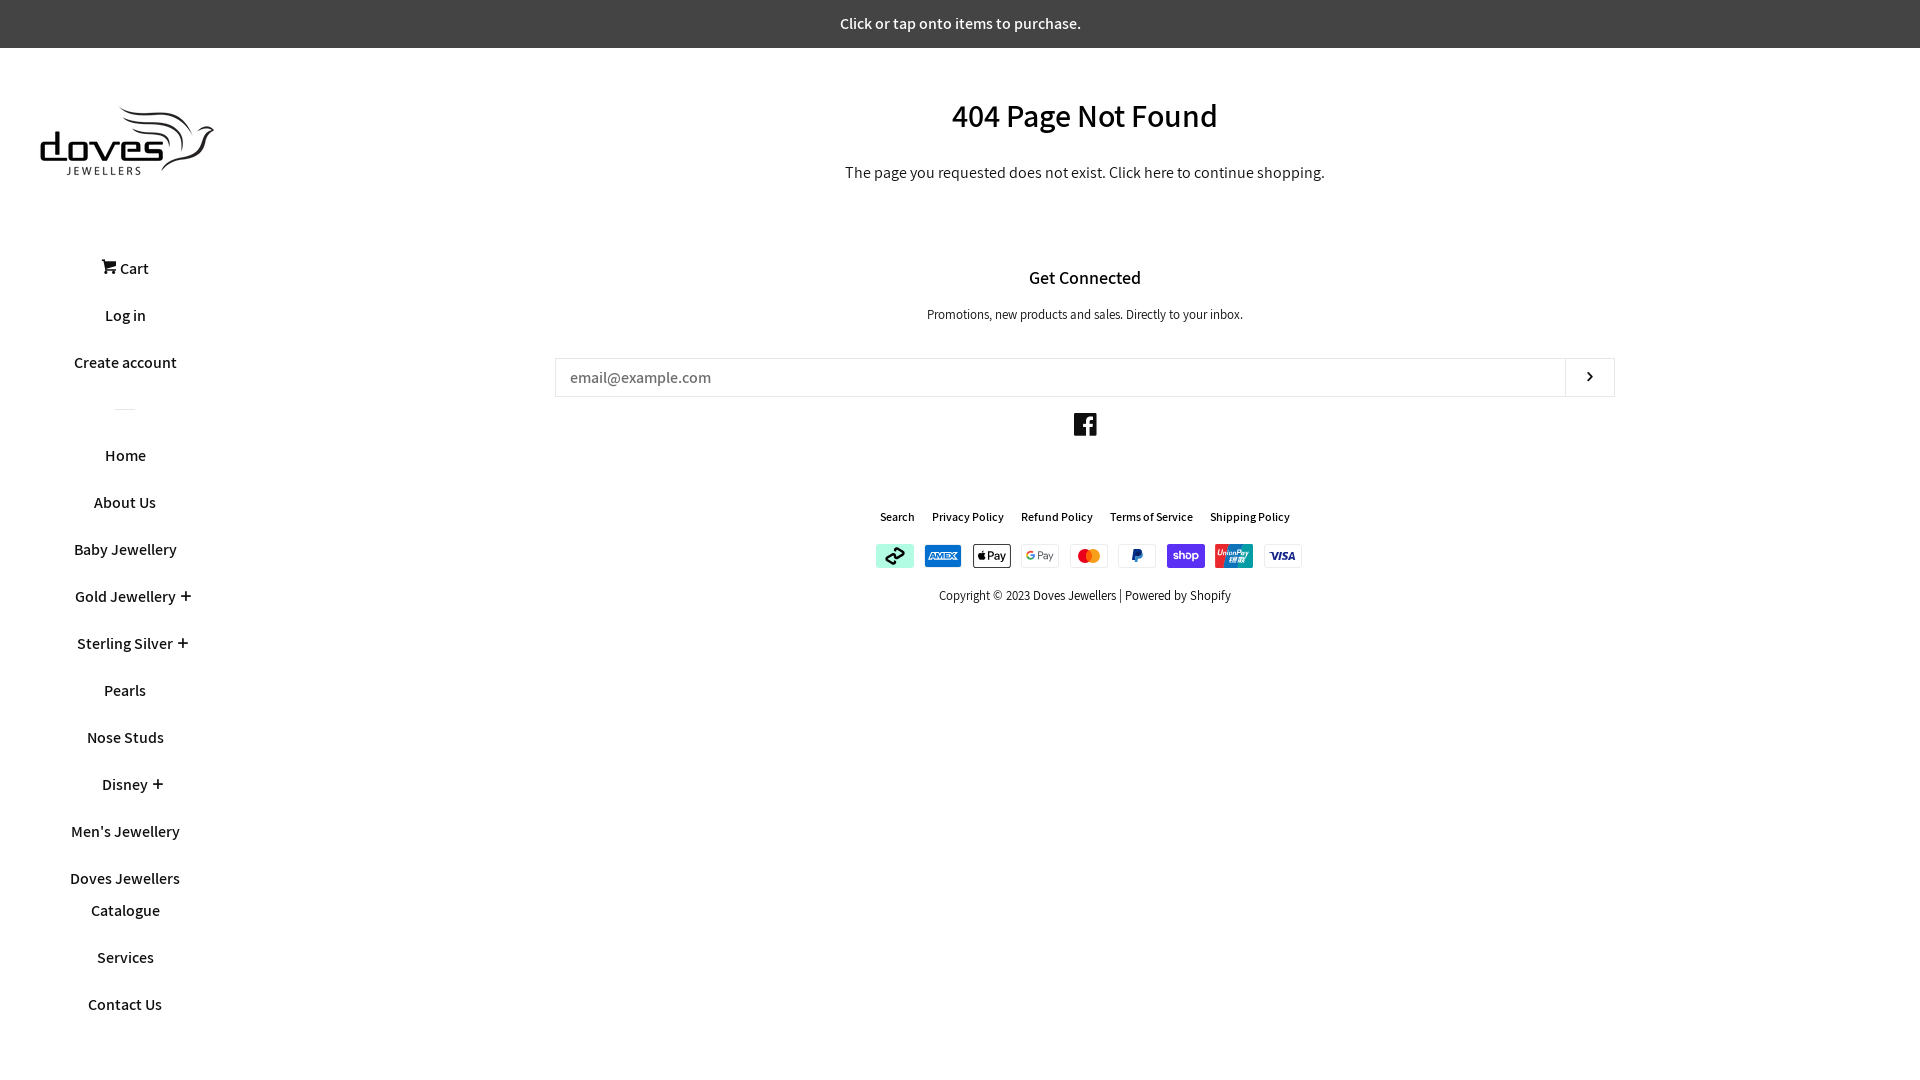 This screenshot has width=1920, height=1080. I want to click on 'Sterling Silver', so click(123, 651).